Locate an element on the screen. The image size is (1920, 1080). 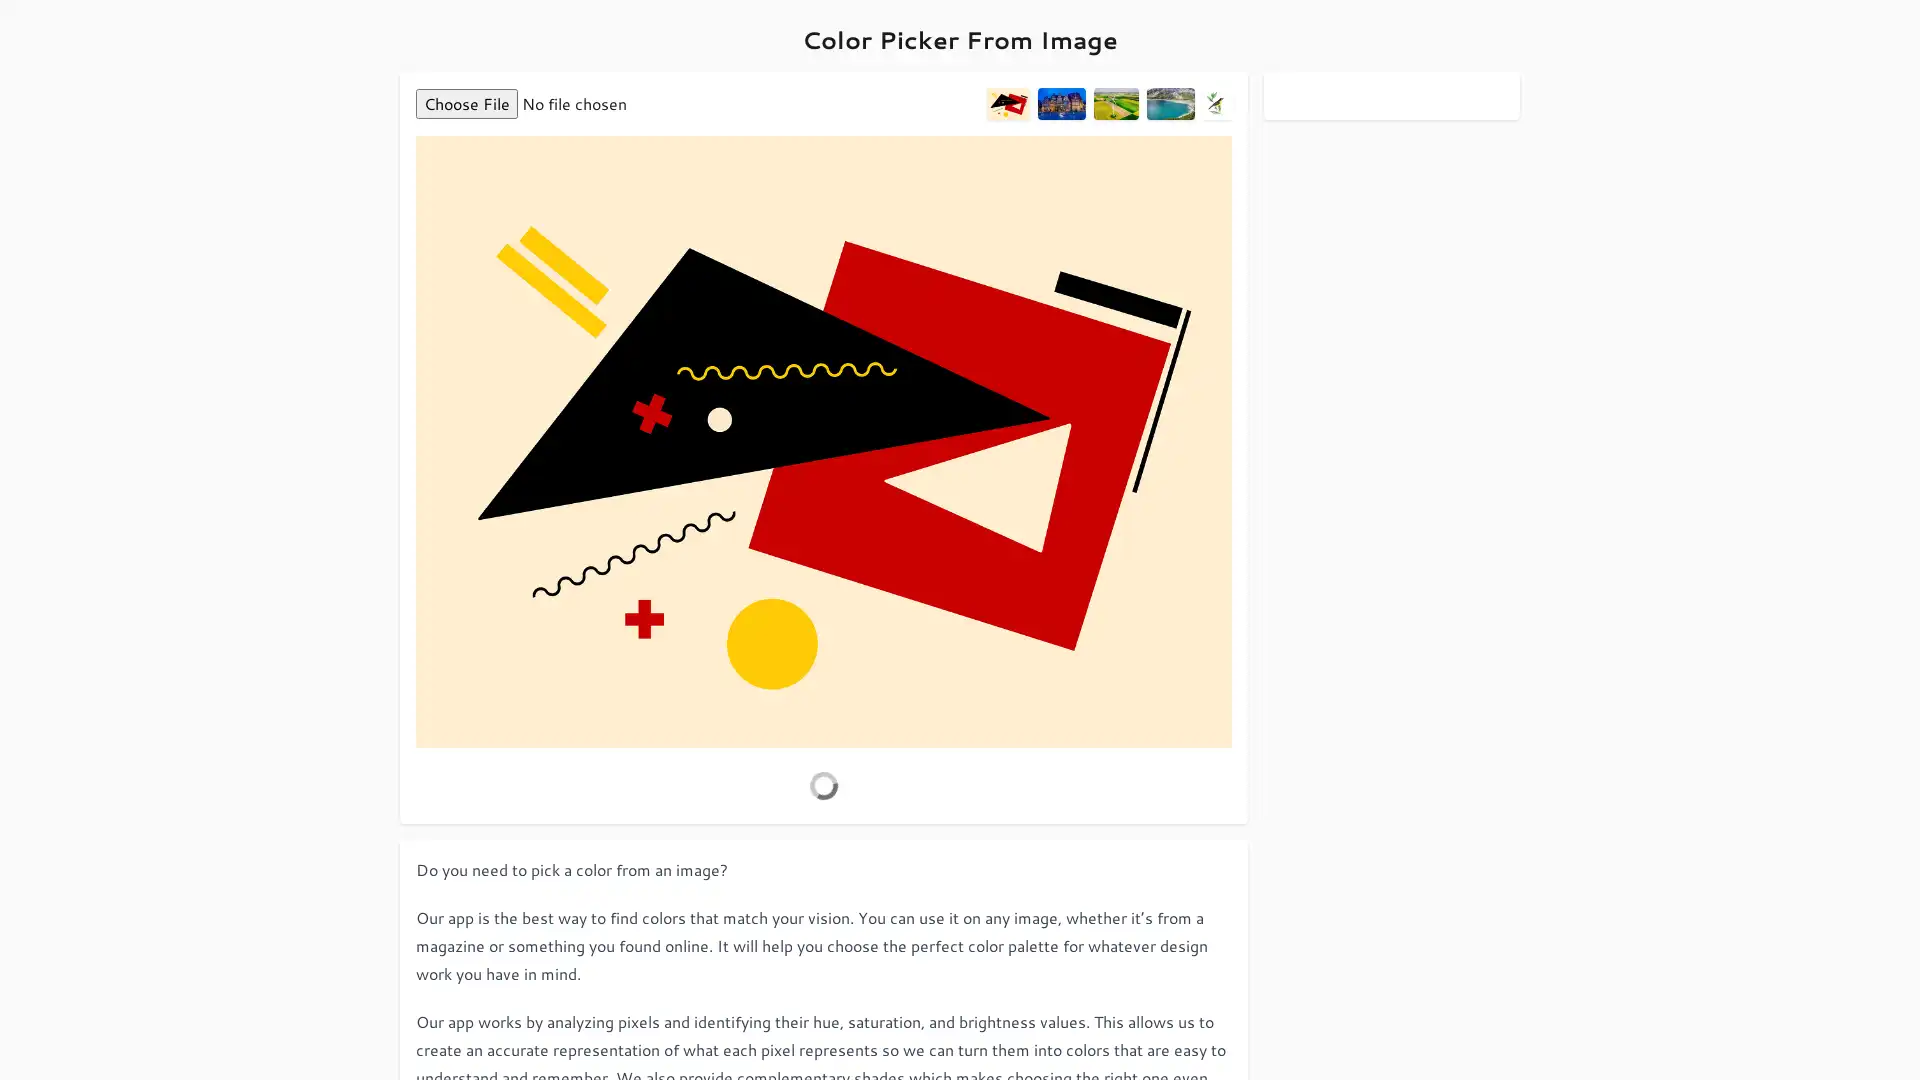
Choose File is located at coordinates (465, 104).